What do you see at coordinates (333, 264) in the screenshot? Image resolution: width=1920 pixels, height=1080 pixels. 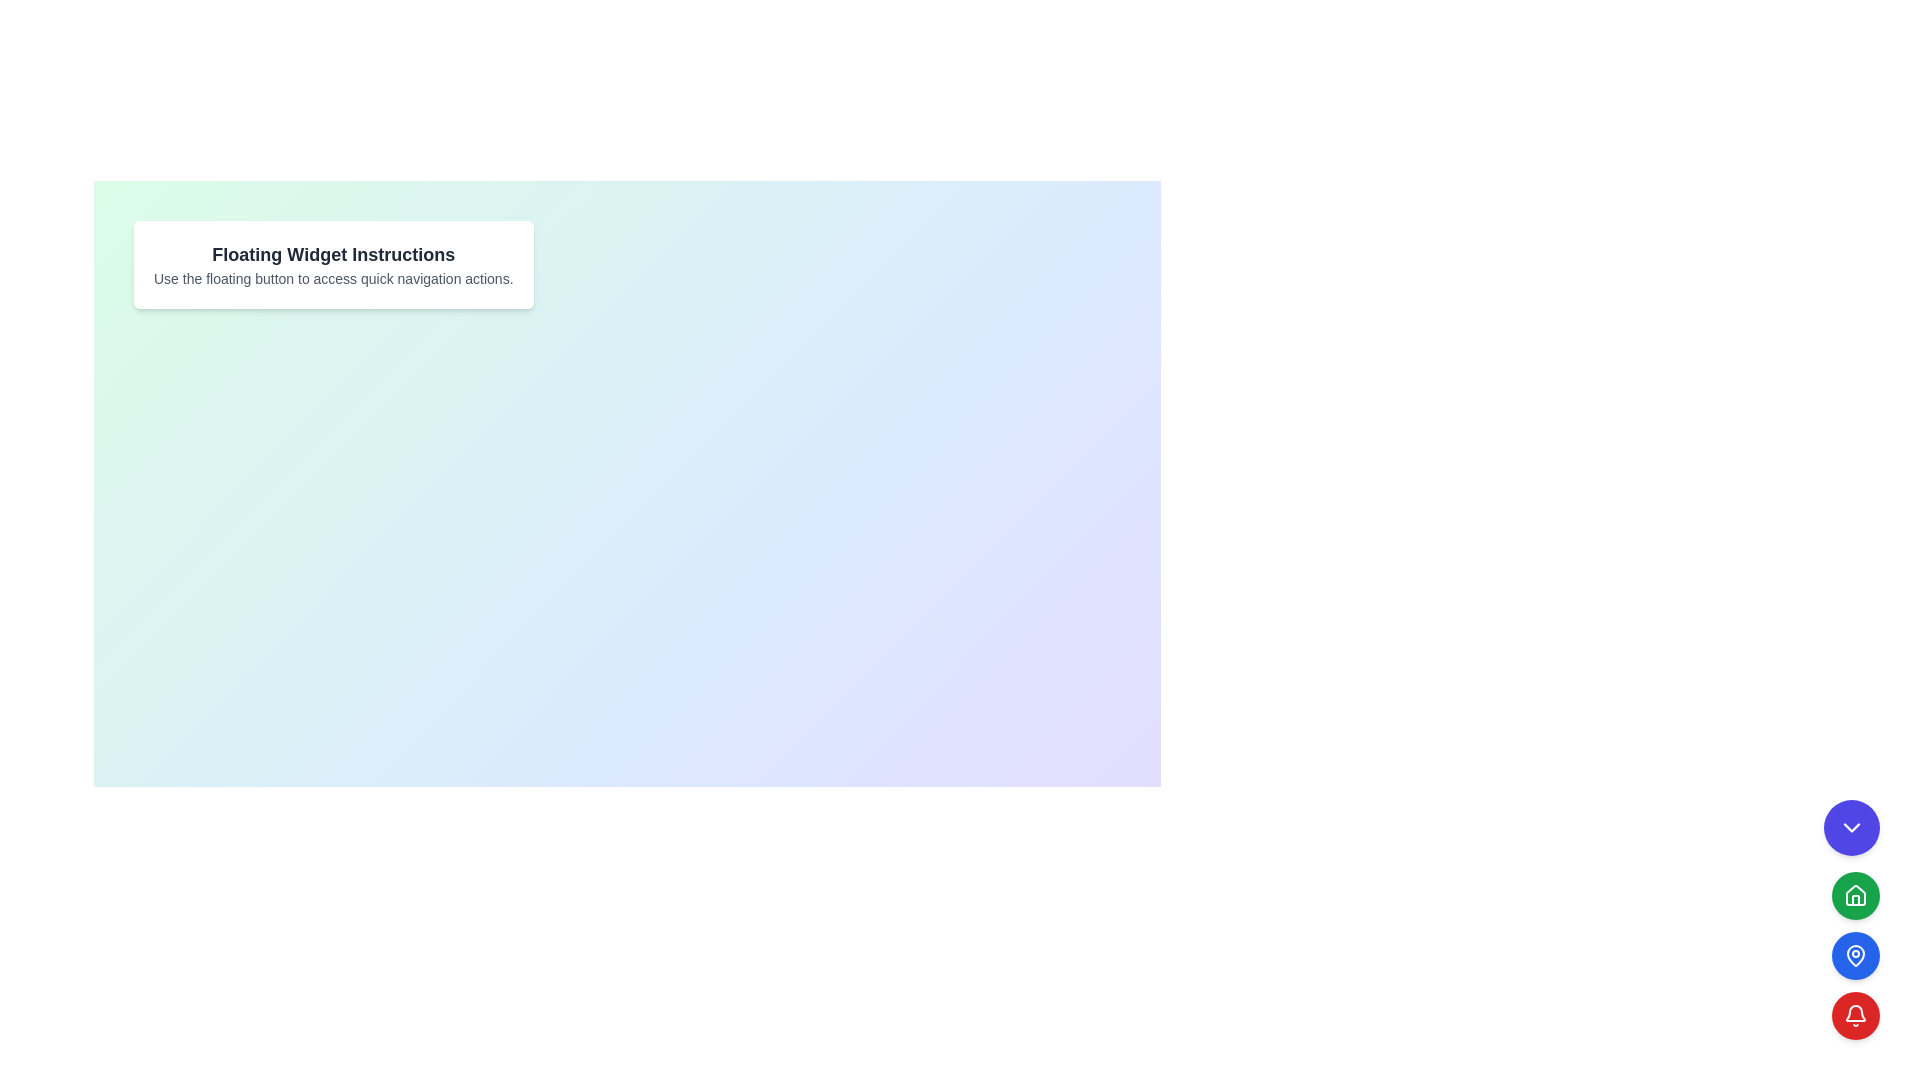 I see `the Informational Panel titled 'Floating Widget Instructions' which contains instructions on using the floating button for quick navigation actions` at bounding box center [333, 264].